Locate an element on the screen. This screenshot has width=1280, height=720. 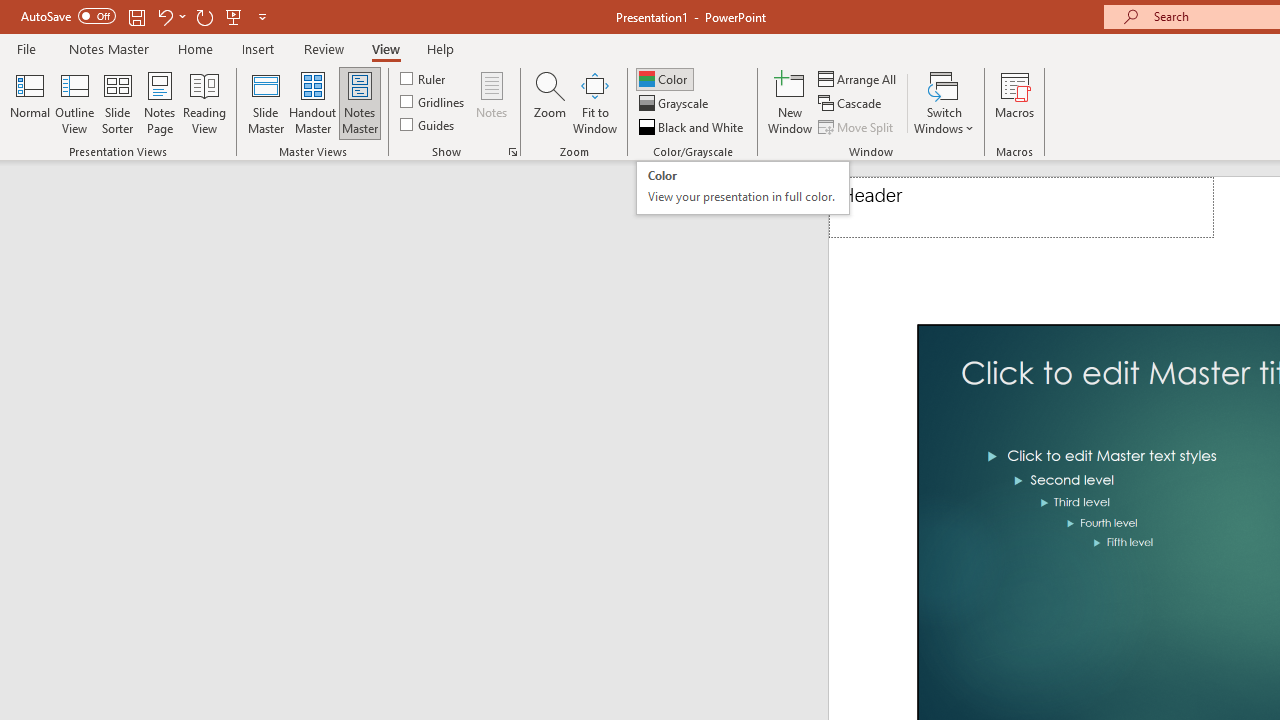
'New Window' is located at coordinates (789, 103).